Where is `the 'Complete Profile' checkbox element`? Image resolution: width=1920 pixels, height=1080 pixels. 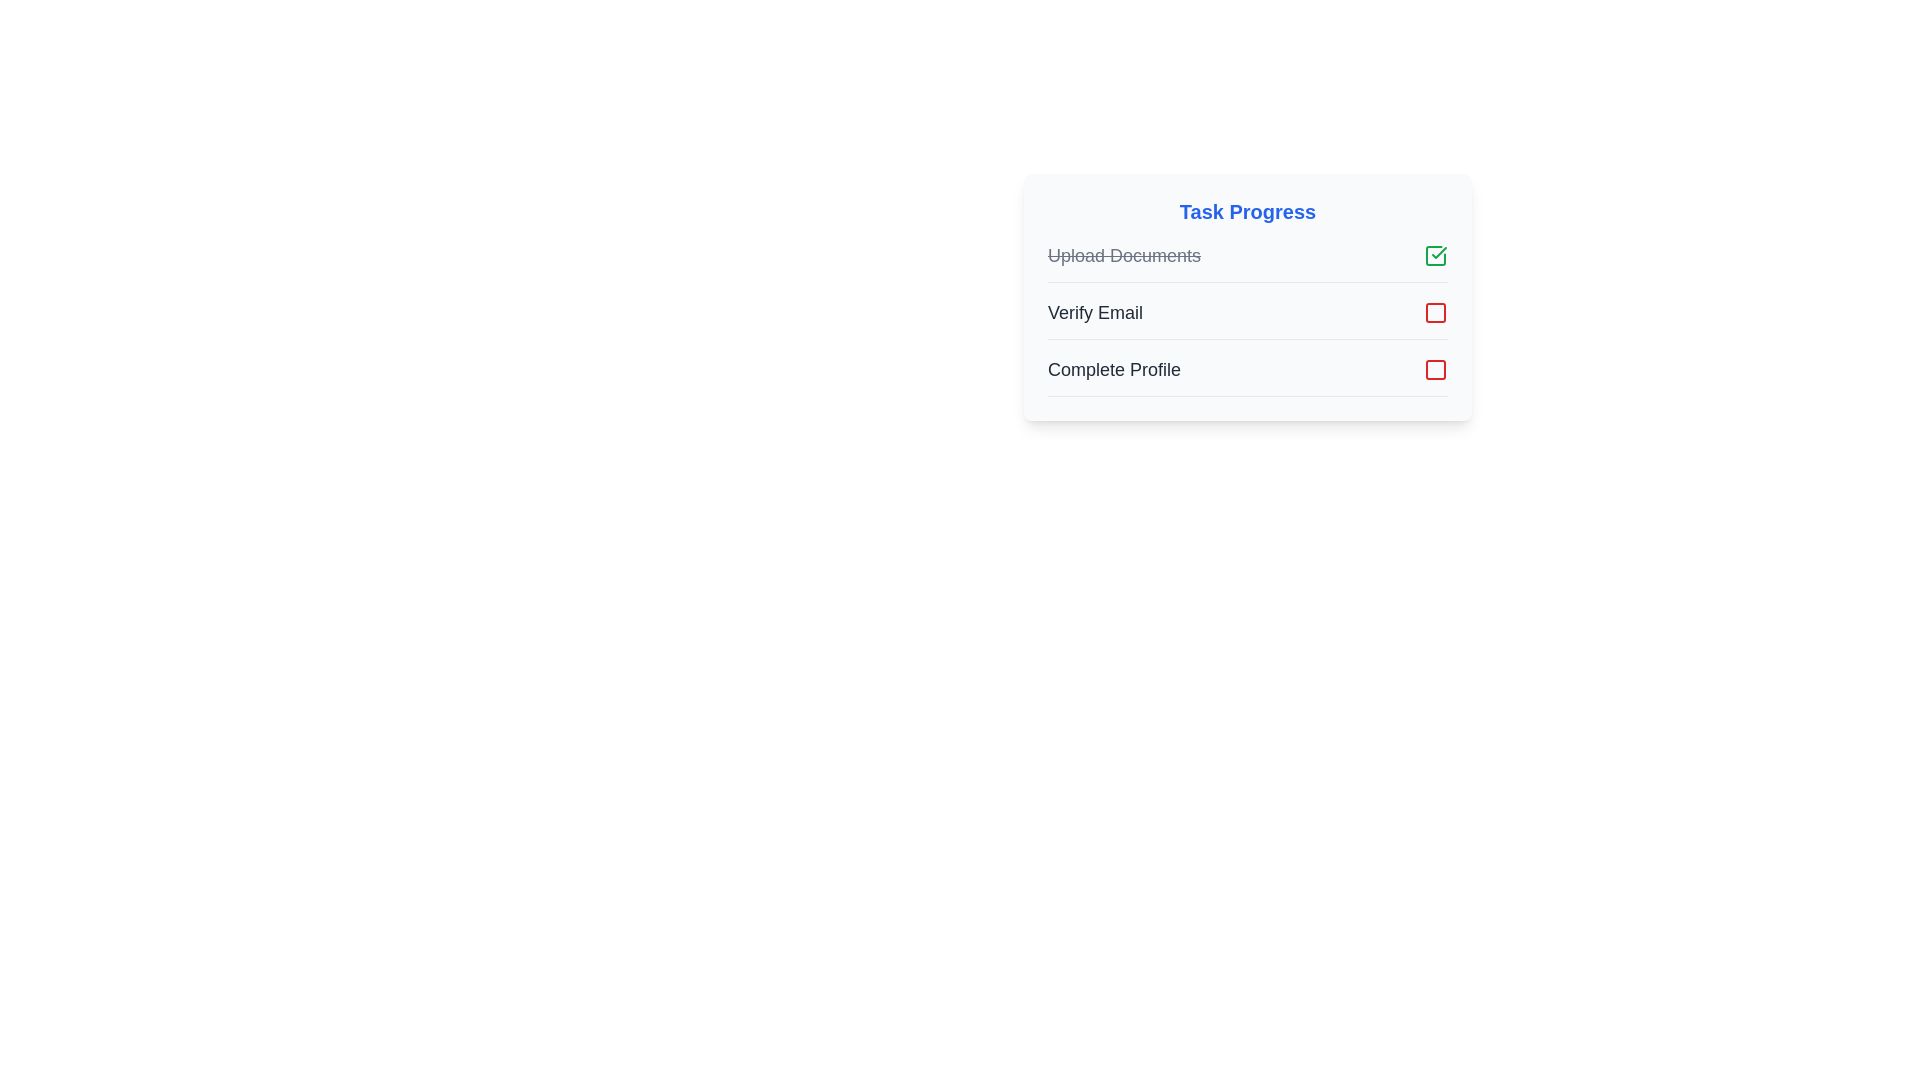
the 'Complete Profile' checkbox element is located at coordinates (1247, 376).